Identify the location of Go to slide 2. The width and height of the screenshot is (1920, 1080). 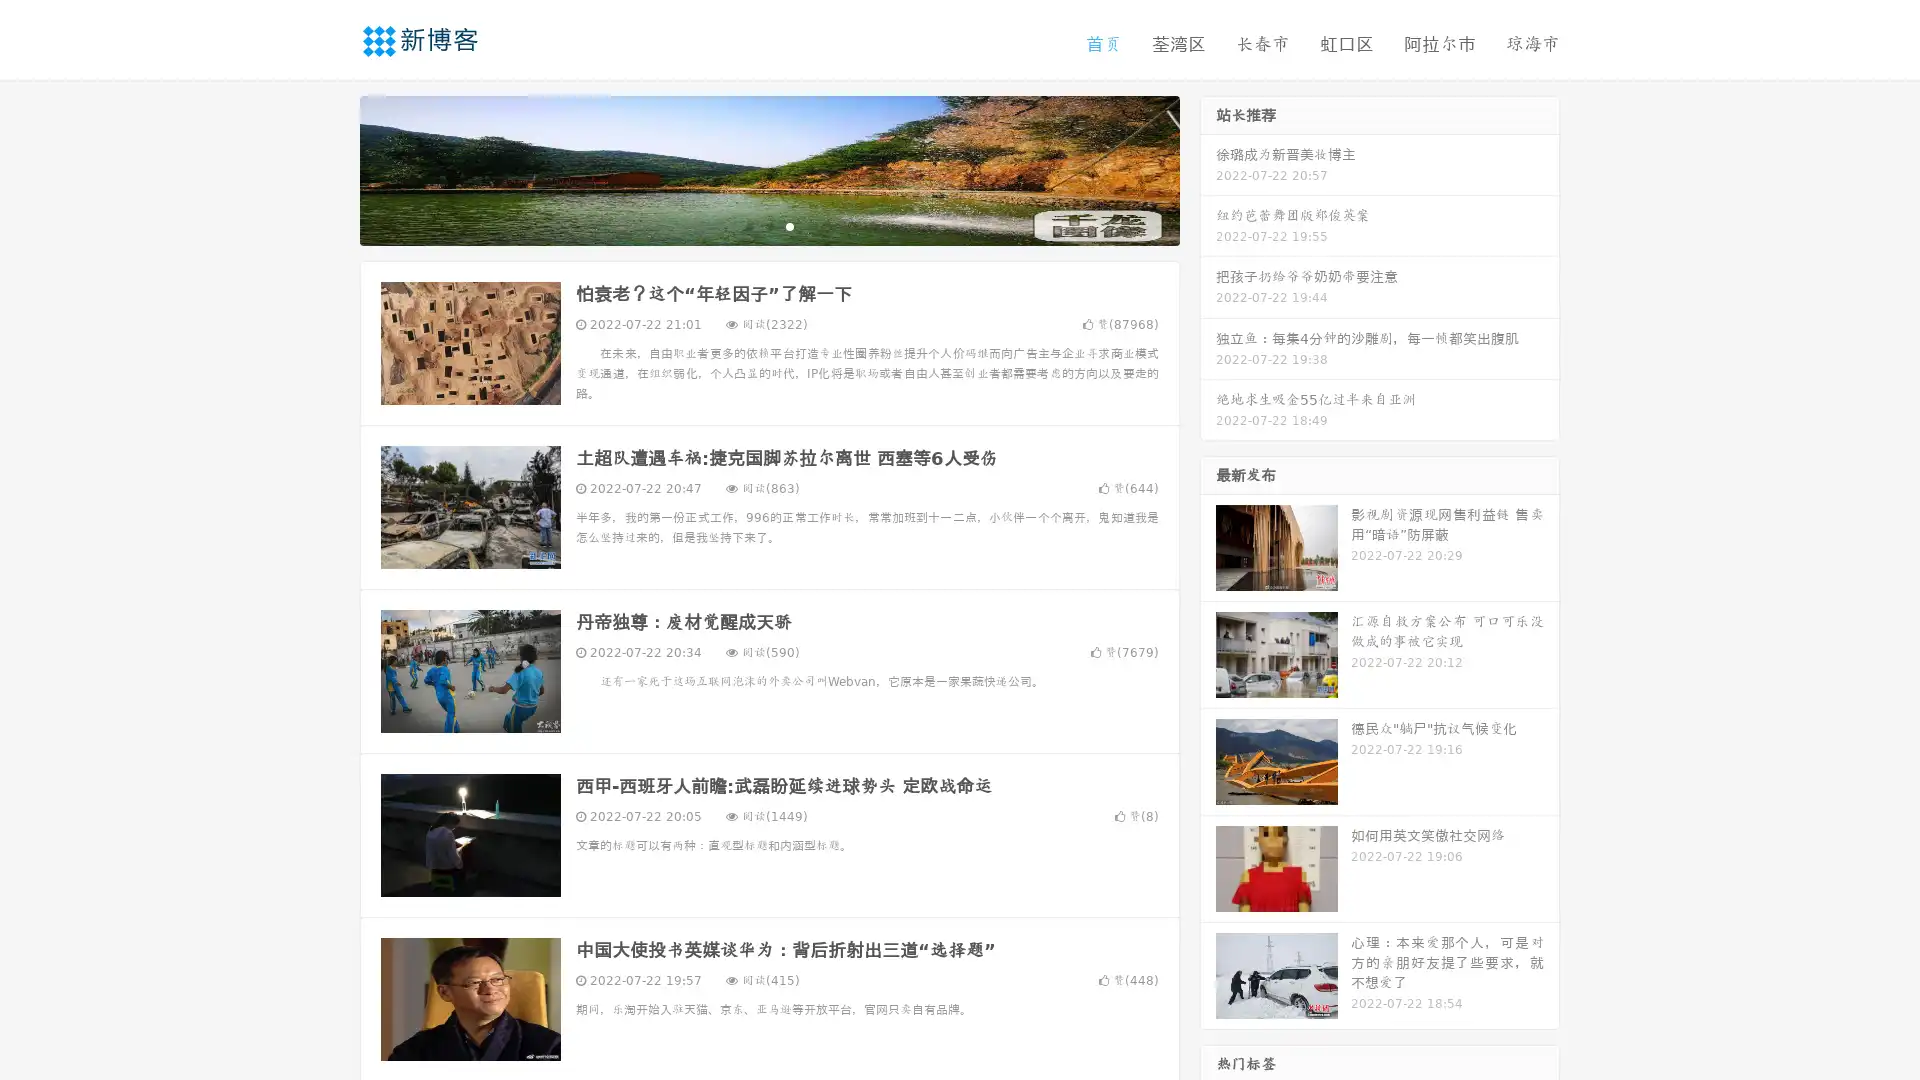
(768, 225).